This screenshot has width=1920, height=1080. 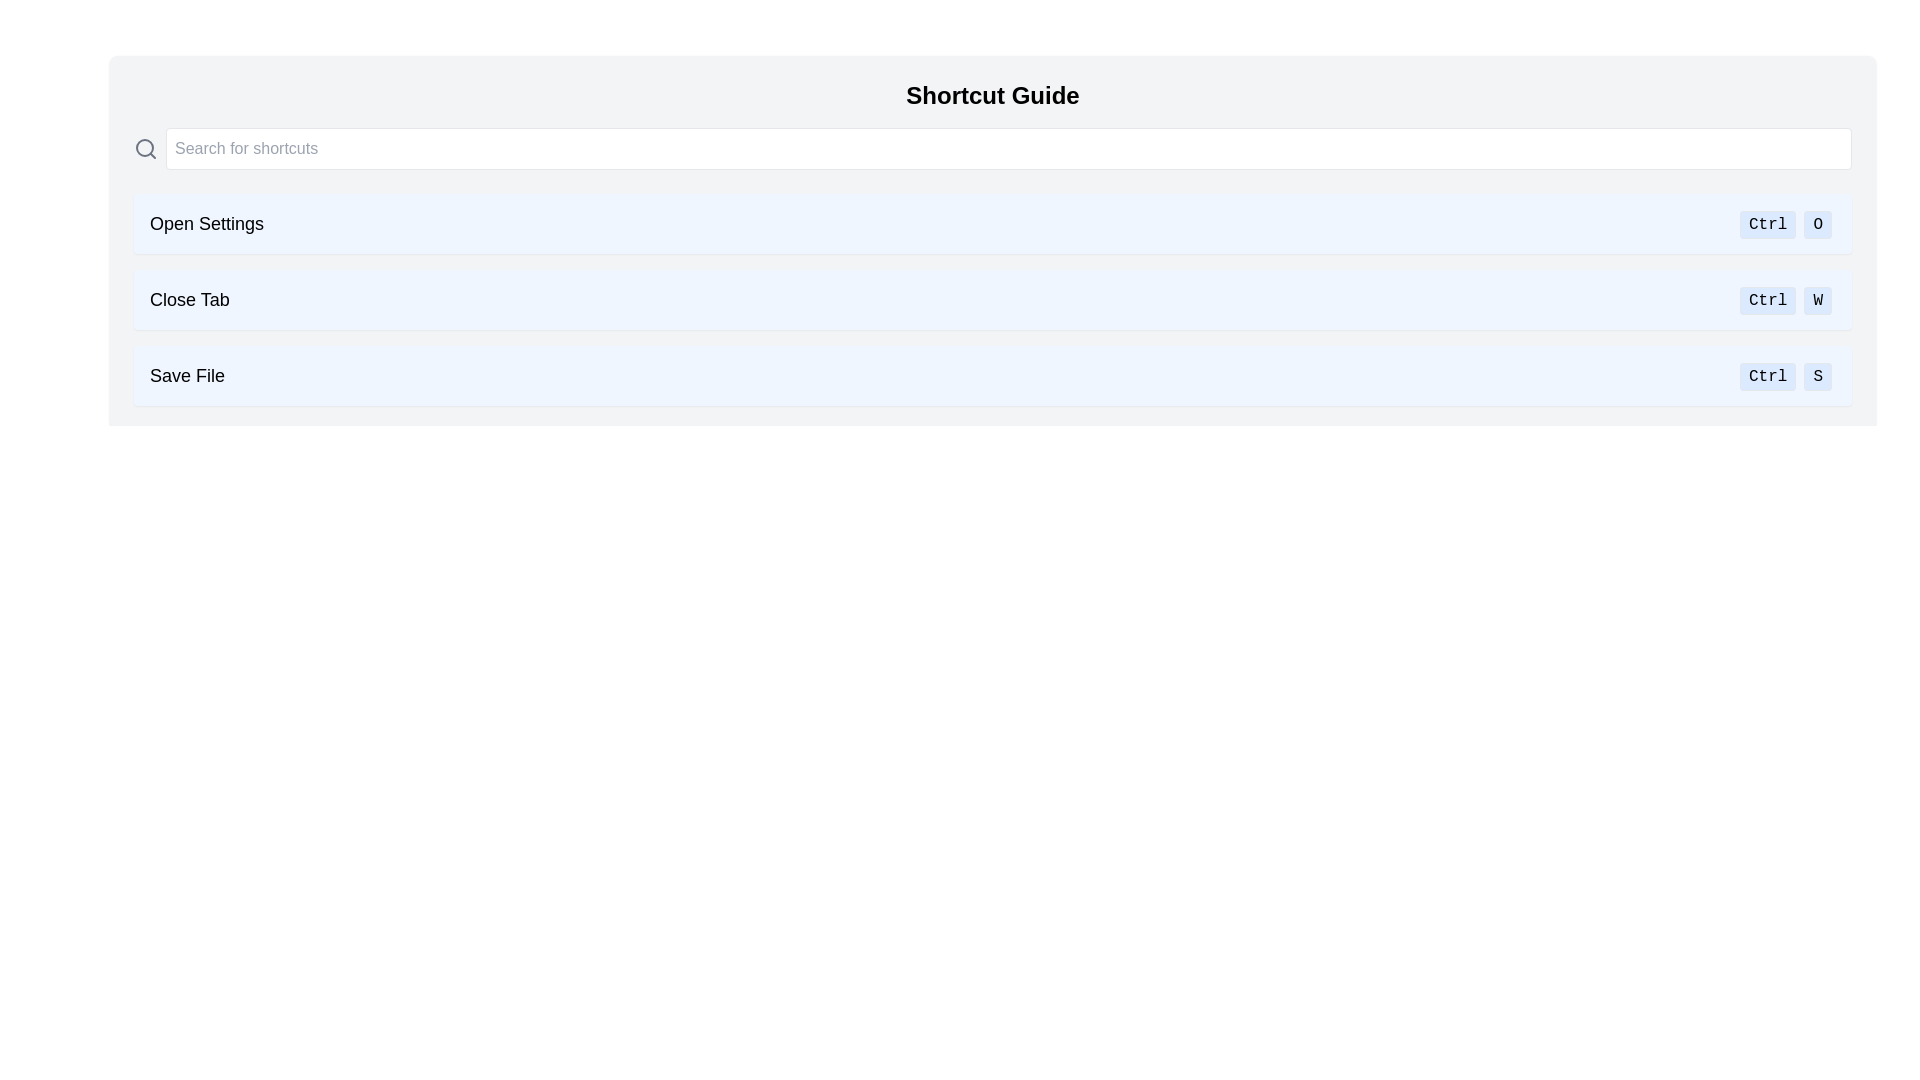 I want to click on the search icon located at the top-left of the search bar to initiate a search, so click(x=144, y=148).